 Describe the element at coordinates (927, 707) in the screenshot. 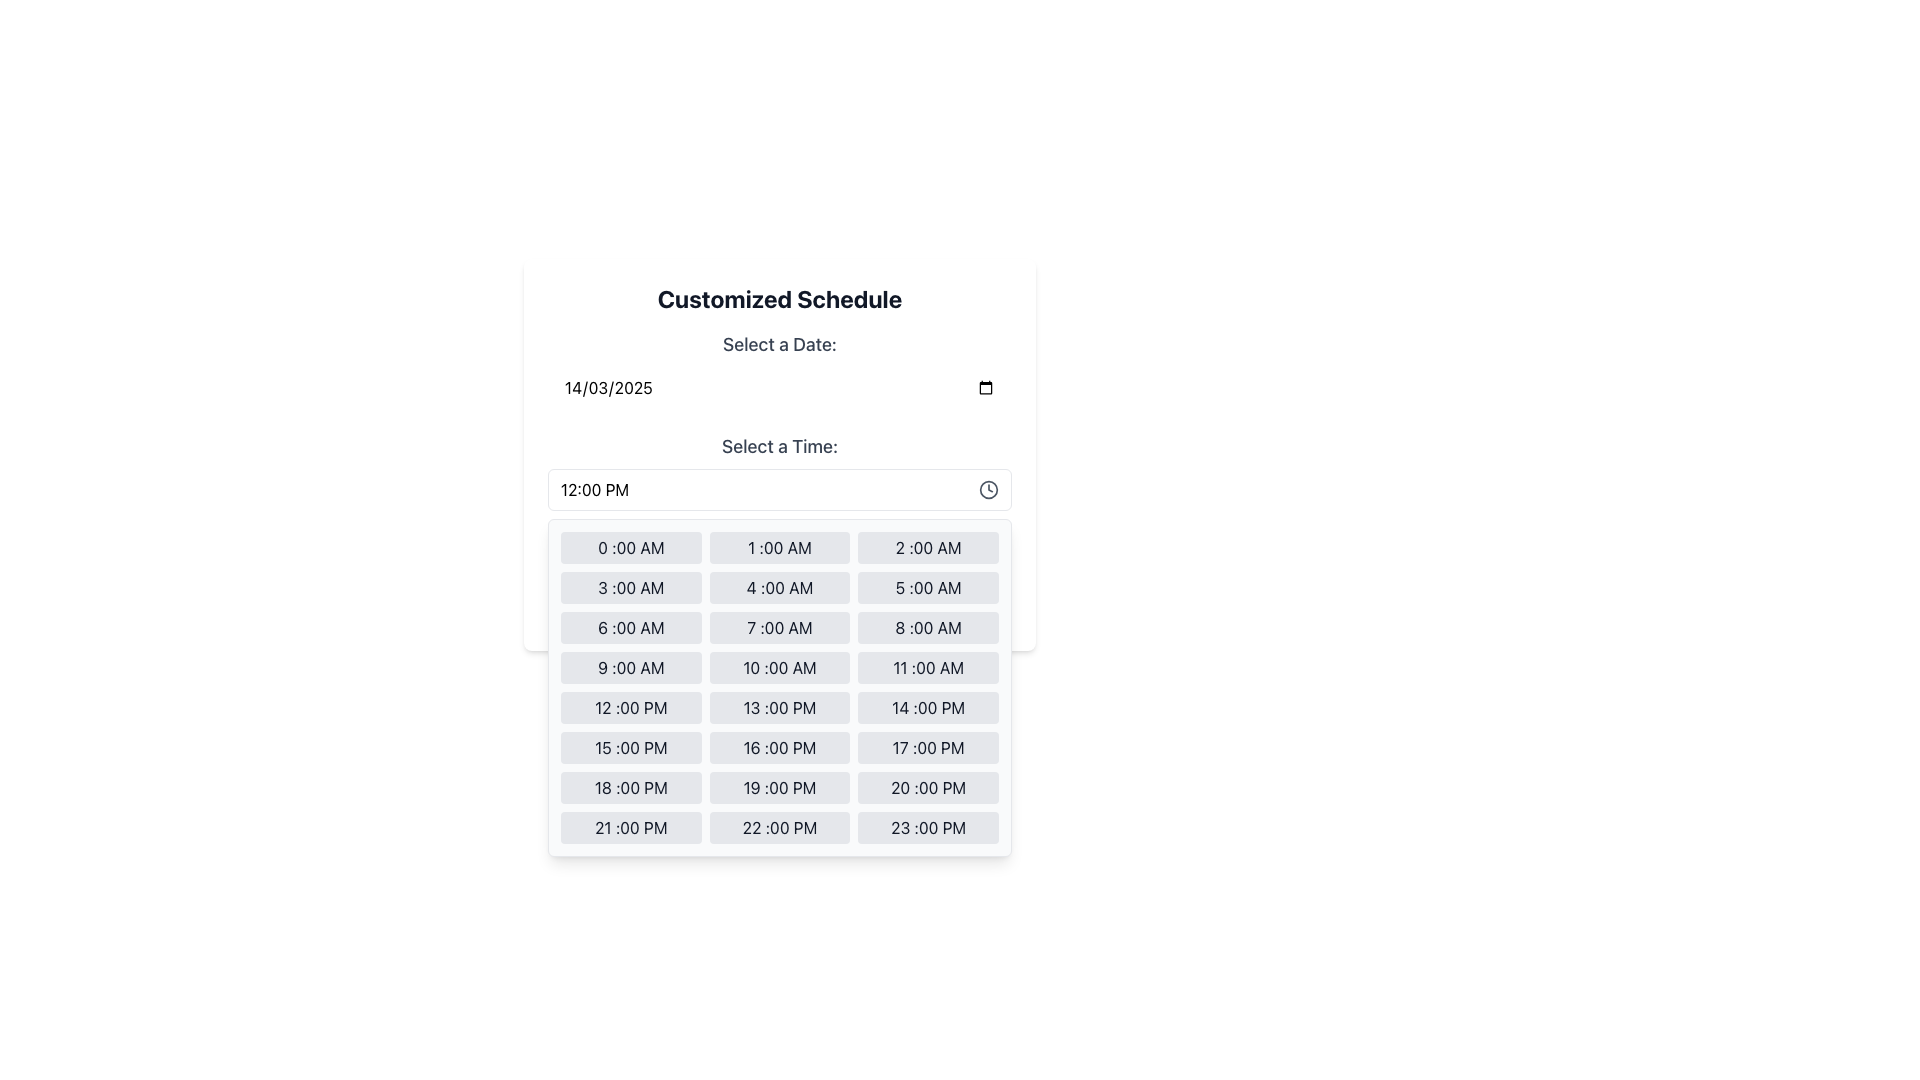

I see `the button labeled '14 :00 PM' in the time picker` at that location.